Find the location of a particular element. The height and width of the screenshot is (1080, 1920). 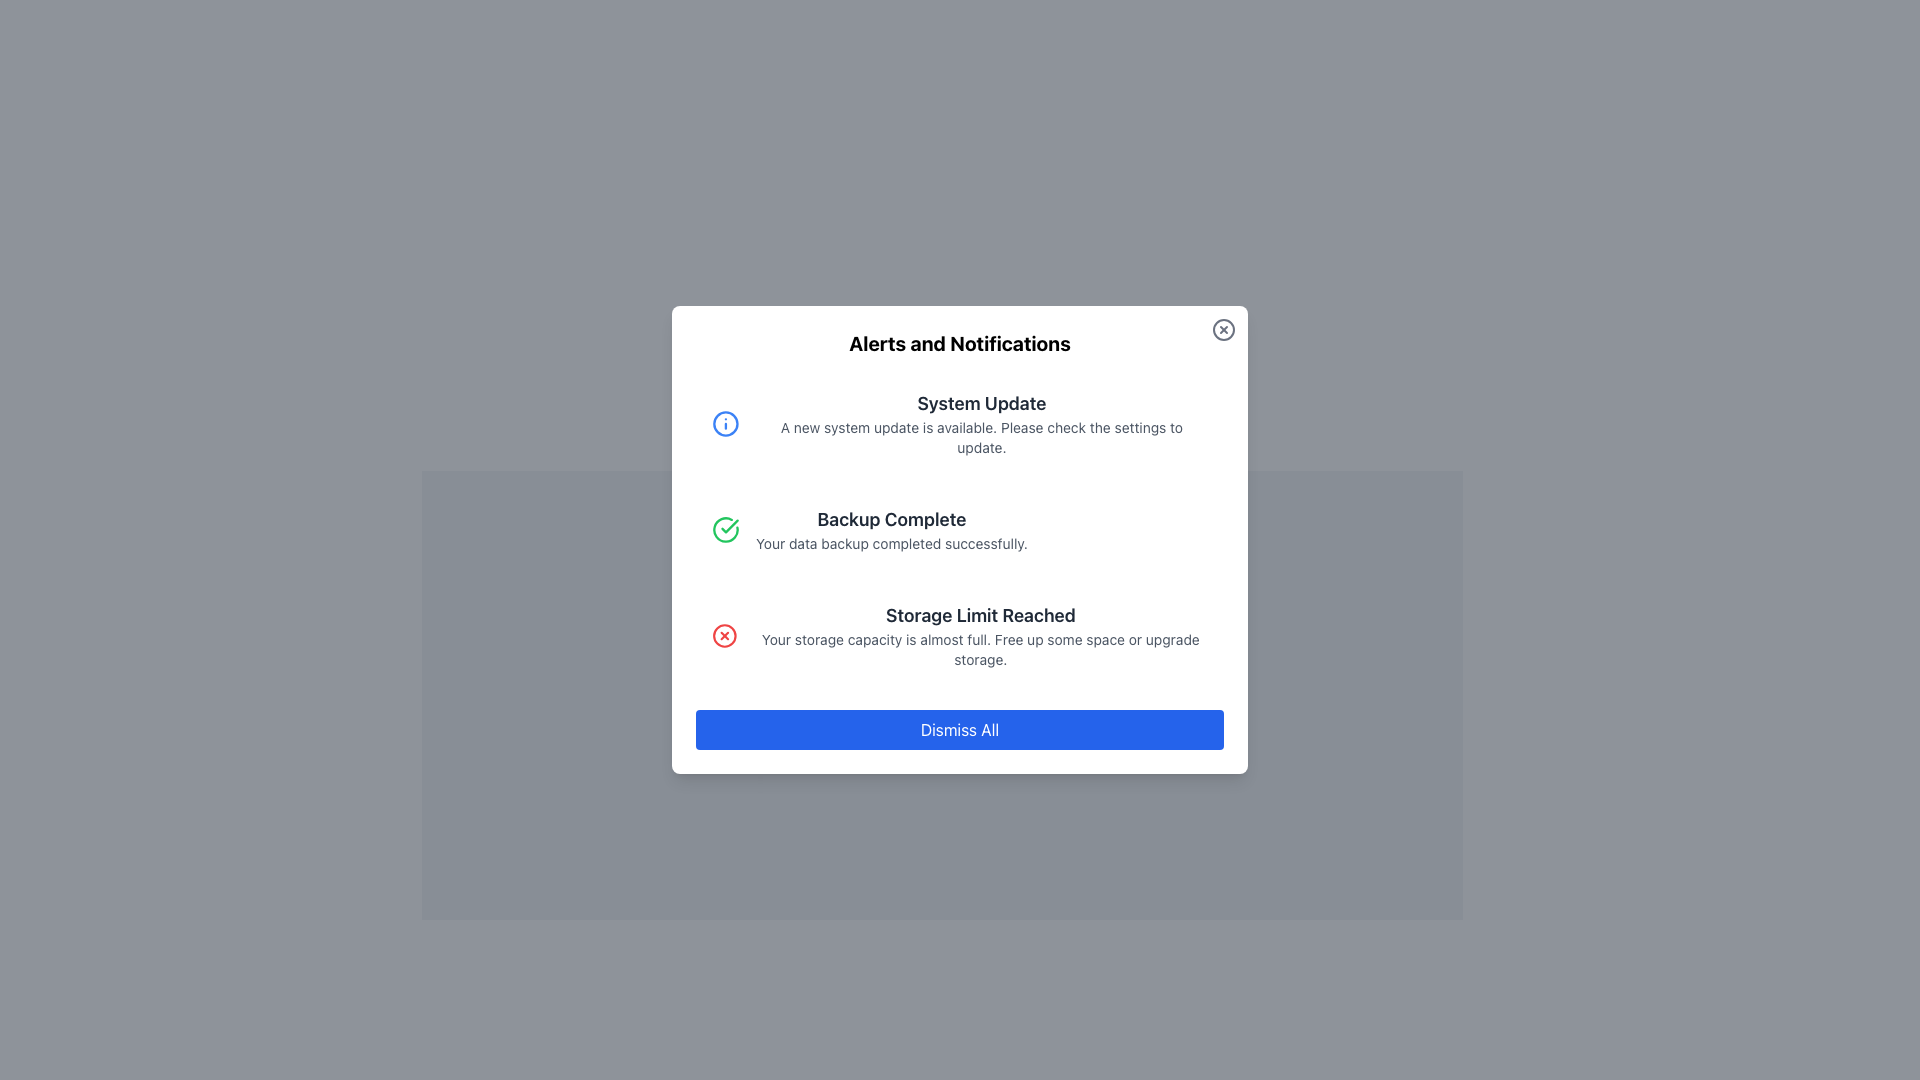

title 'Alerts and Notifications' displayed in bold at the top center of the dialog or notification box is located at coordinates (960, 342).